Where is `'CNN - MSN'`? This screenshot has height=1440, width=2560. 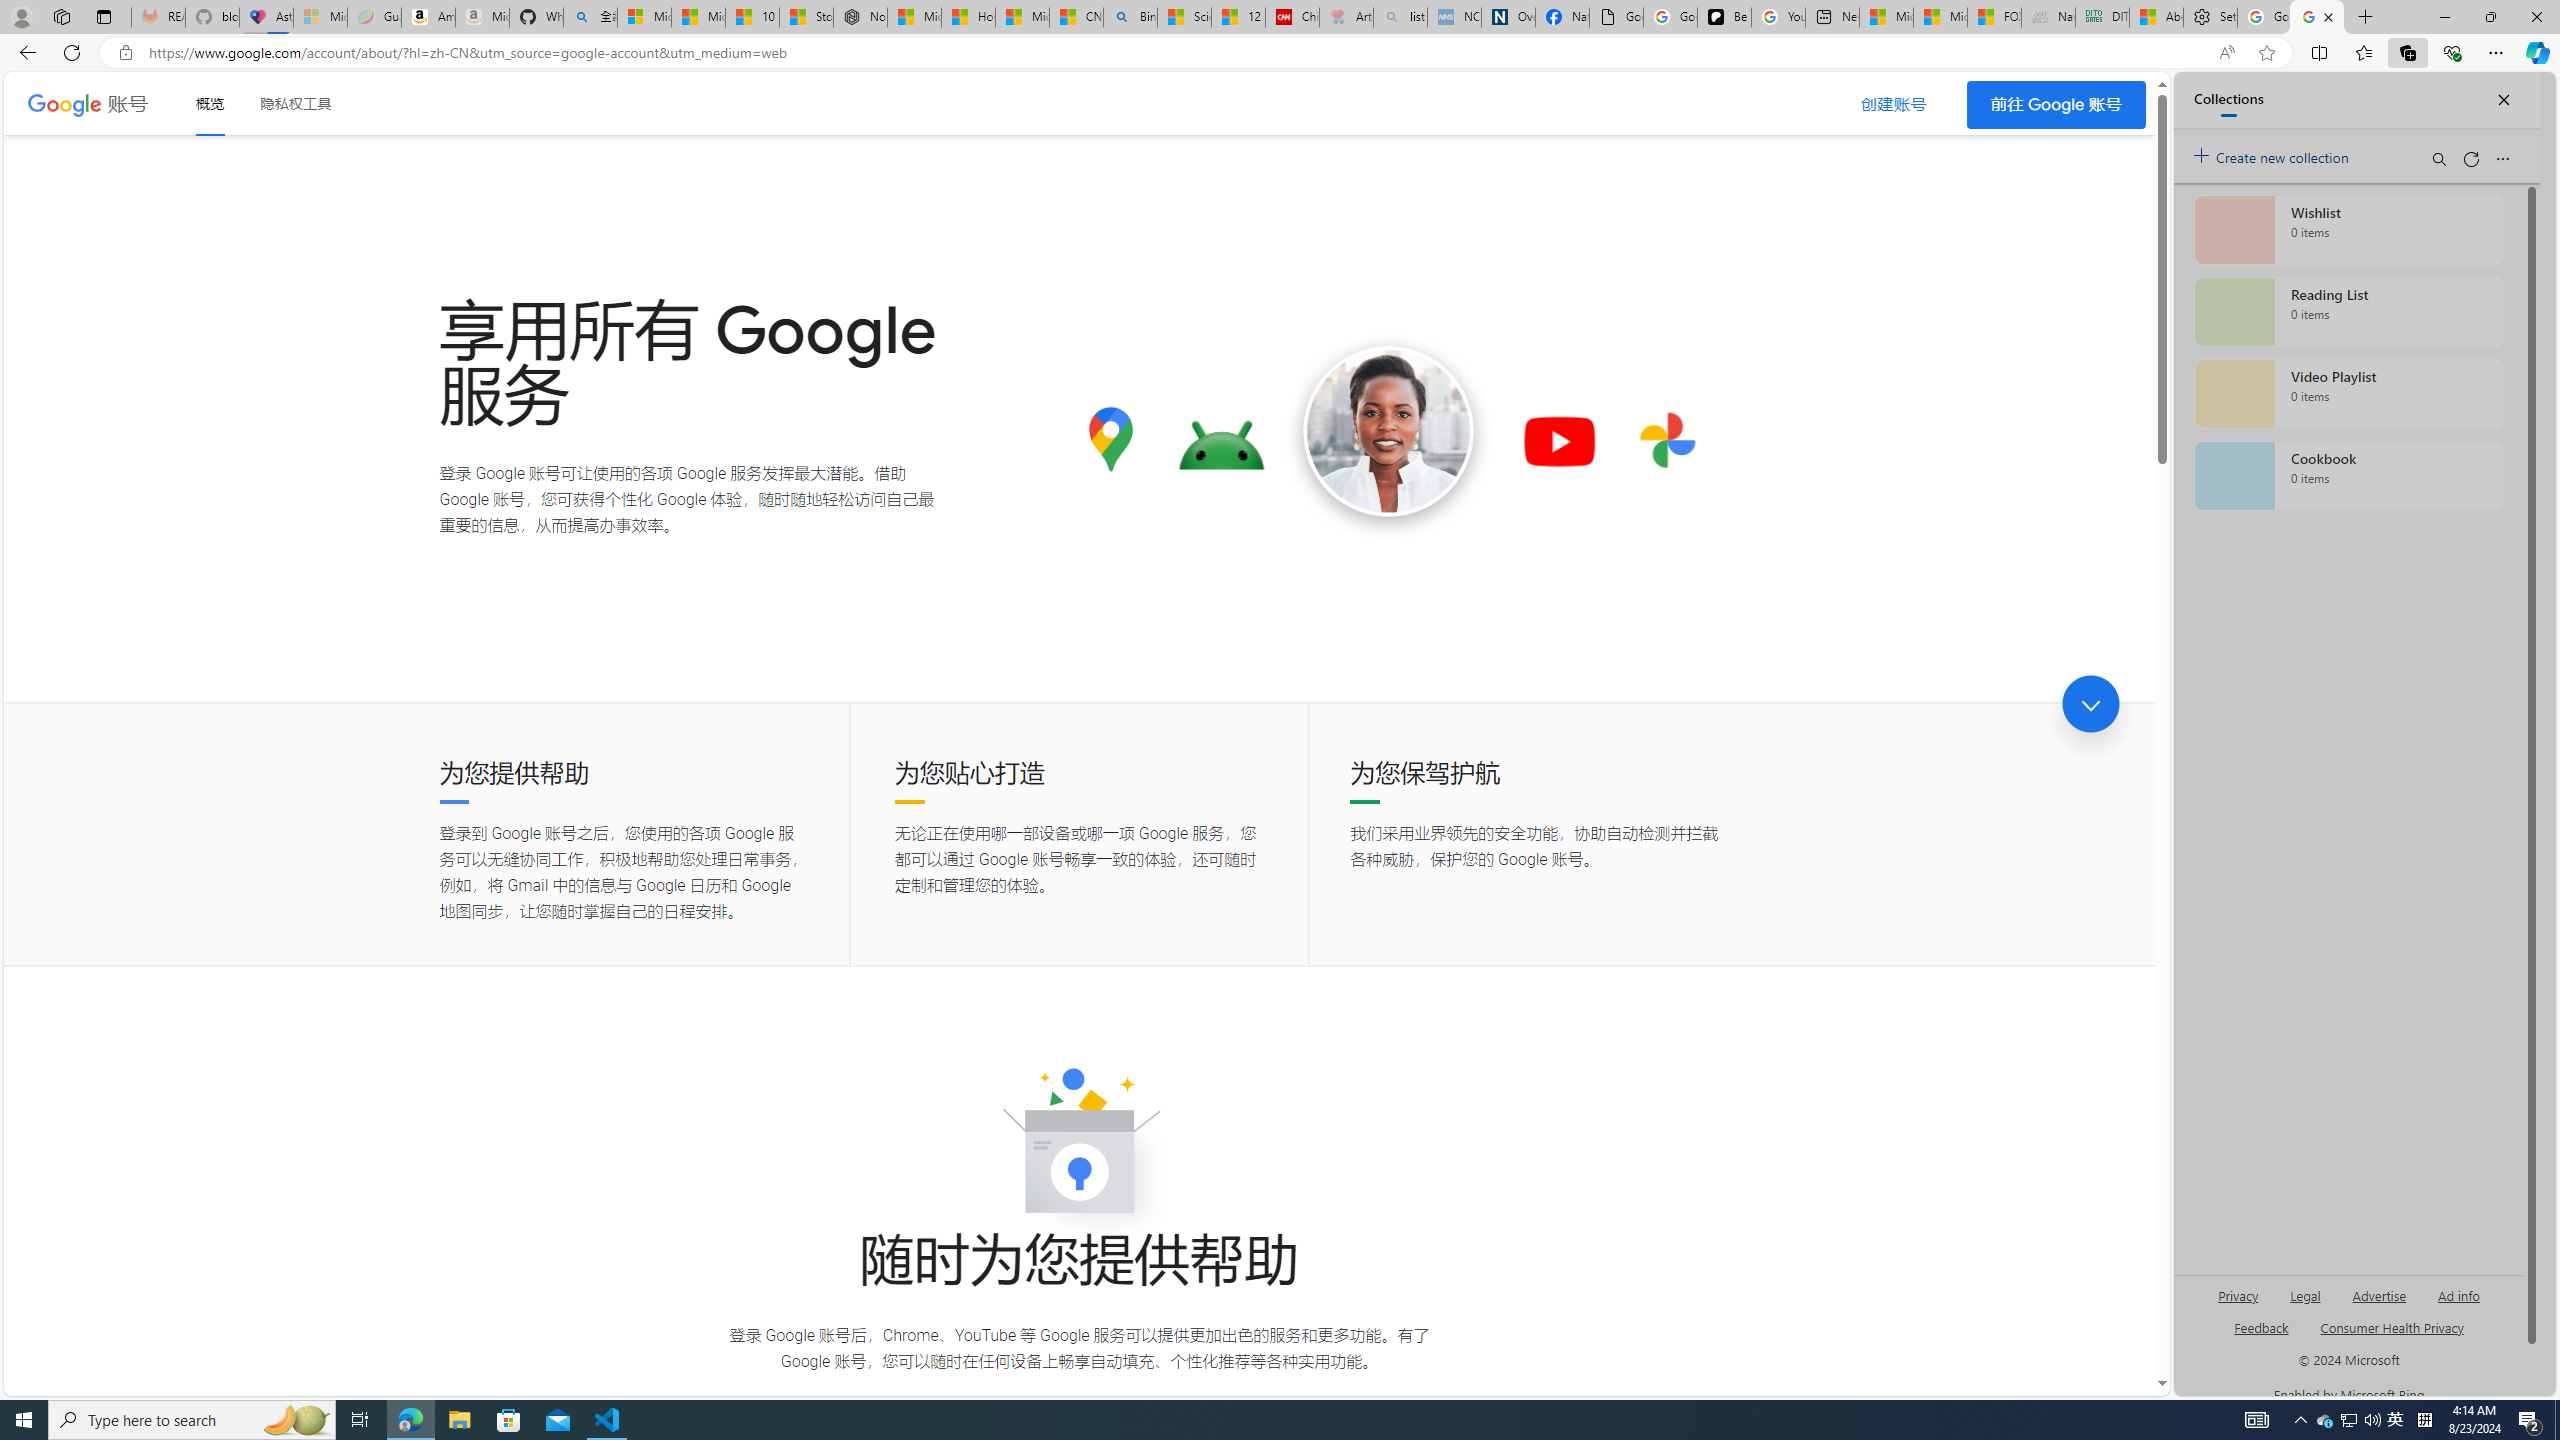
'CNN - MSN' is located at coordinates (1076, 16).